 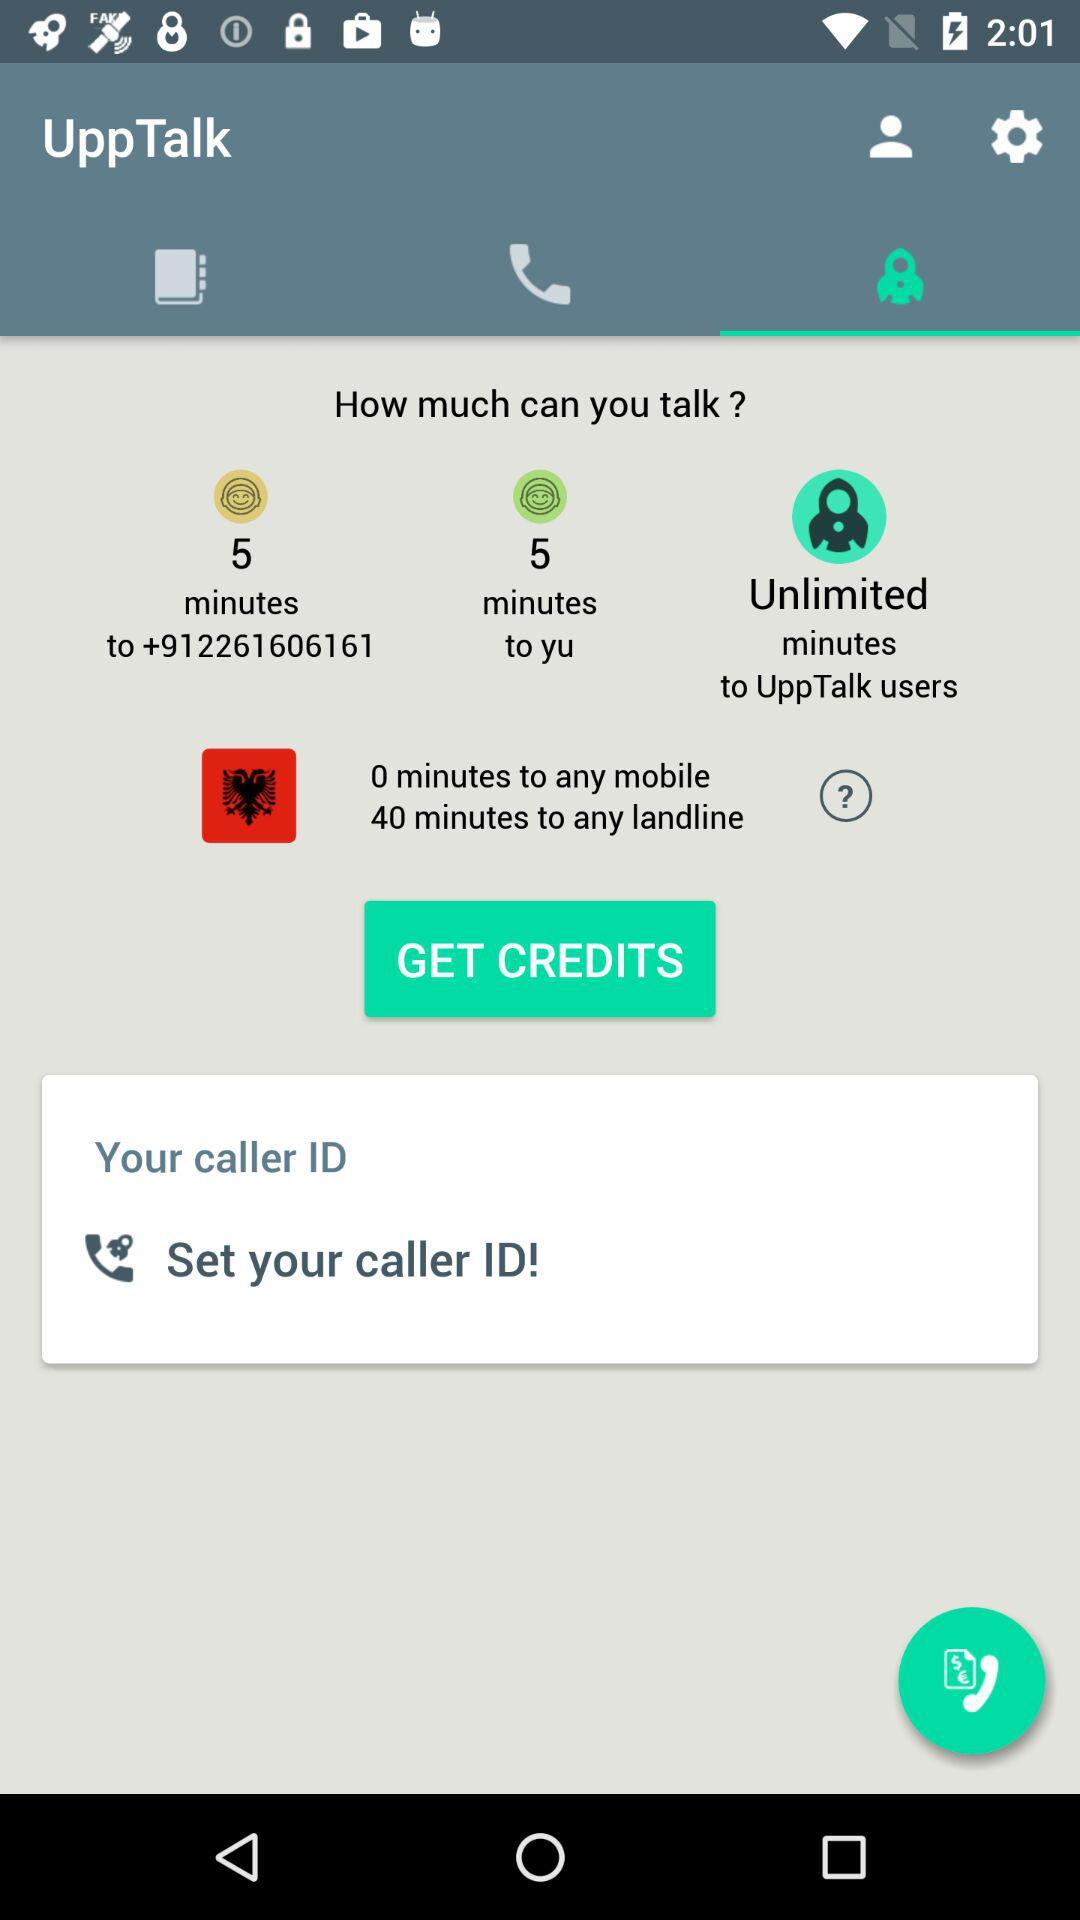 What do you see at coordinates (971, 1680) in the screenshot?
I see `the icon below the to upptalk users icon` at bounding box center [971, 1680].